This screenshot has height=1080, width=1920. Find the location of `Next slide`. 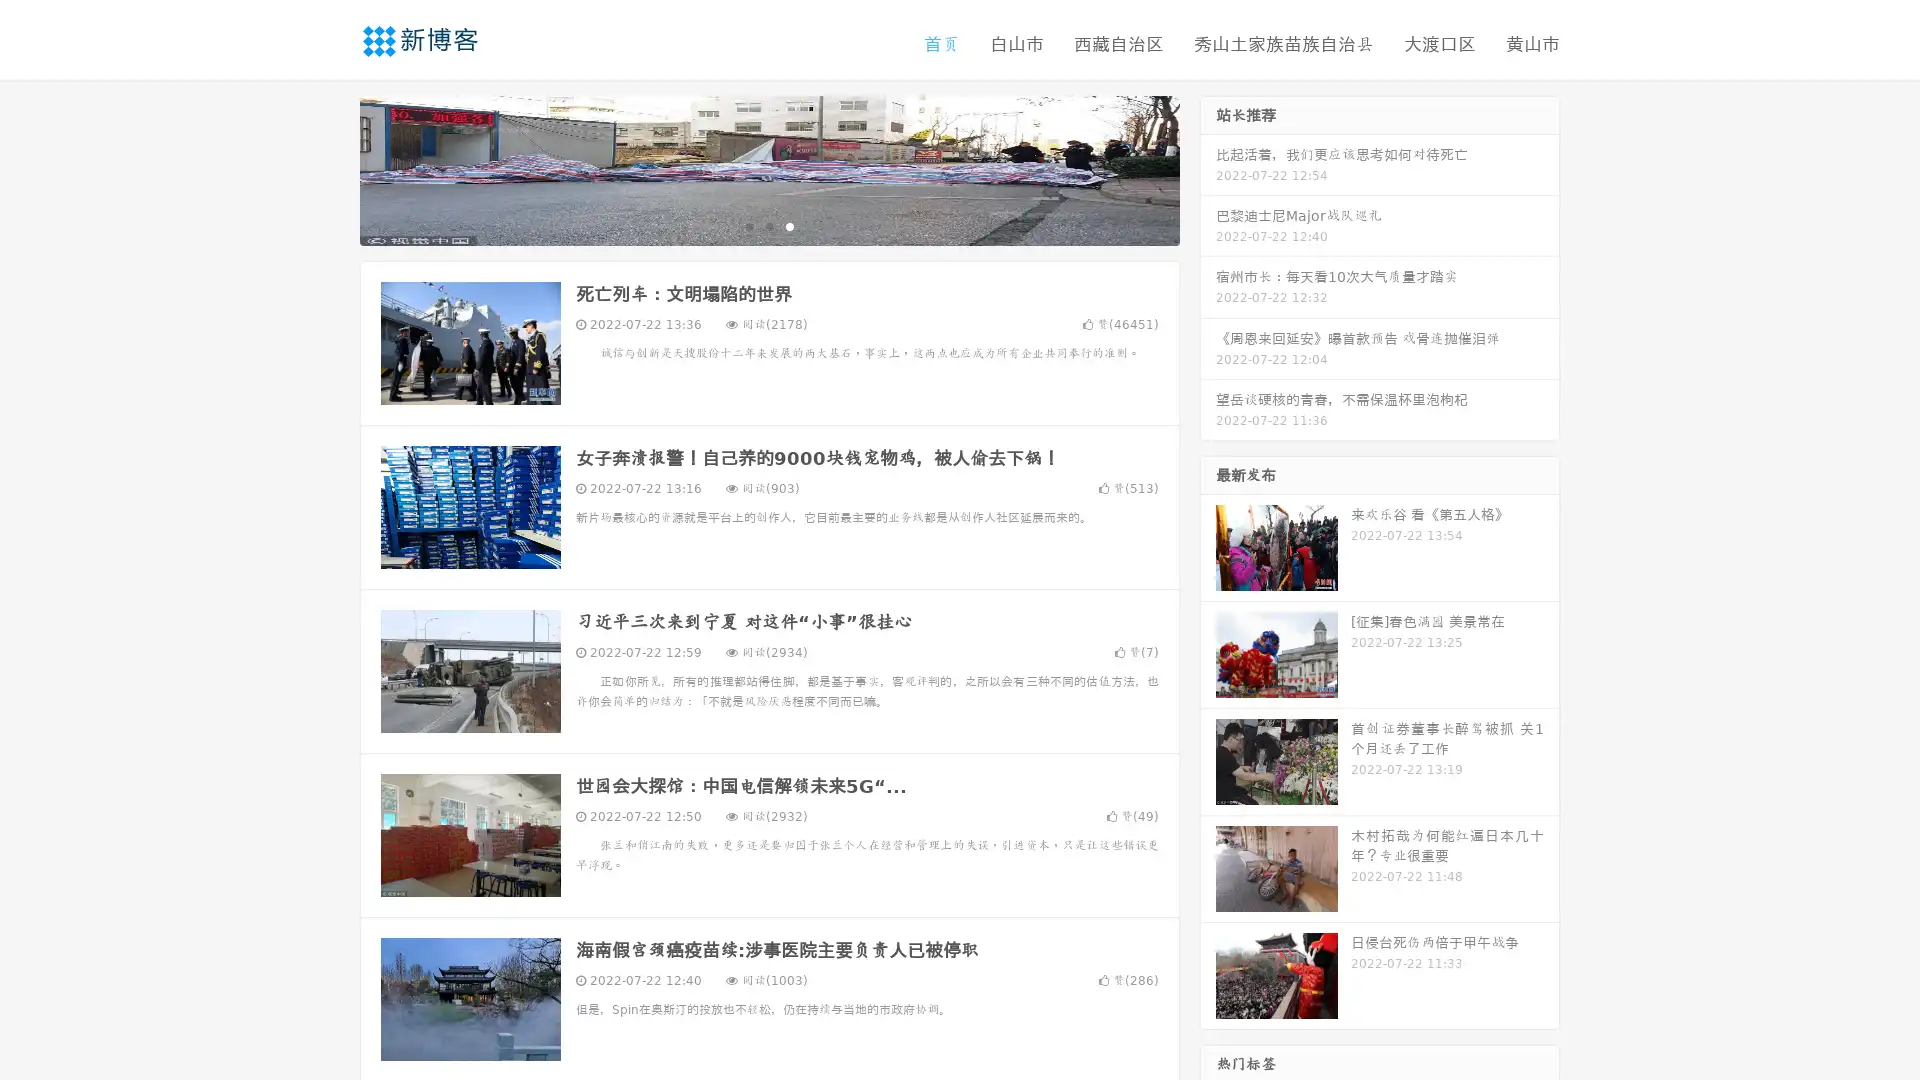

Next slide is located at coordinates (1208, 168).